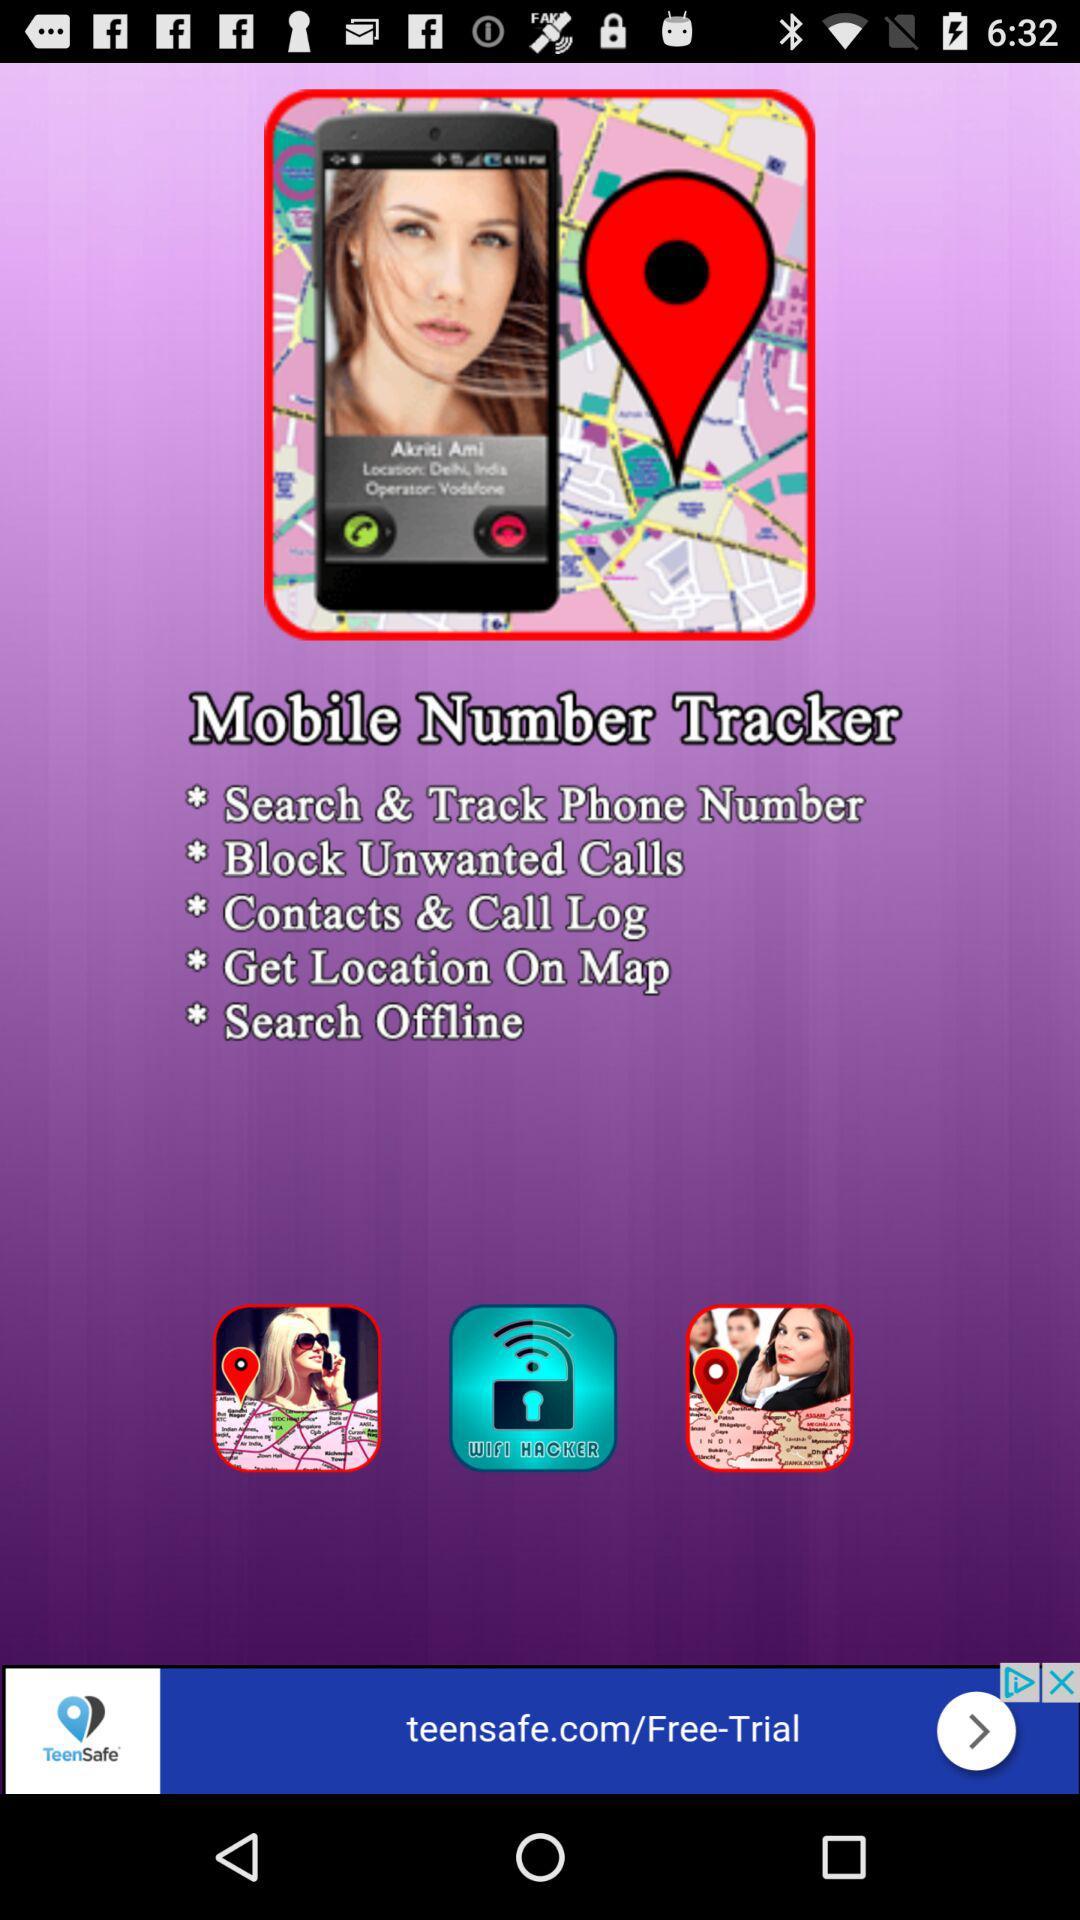  Describe the element at coordinates (774, 1393) in the screenshot. I see `game page` at that location.